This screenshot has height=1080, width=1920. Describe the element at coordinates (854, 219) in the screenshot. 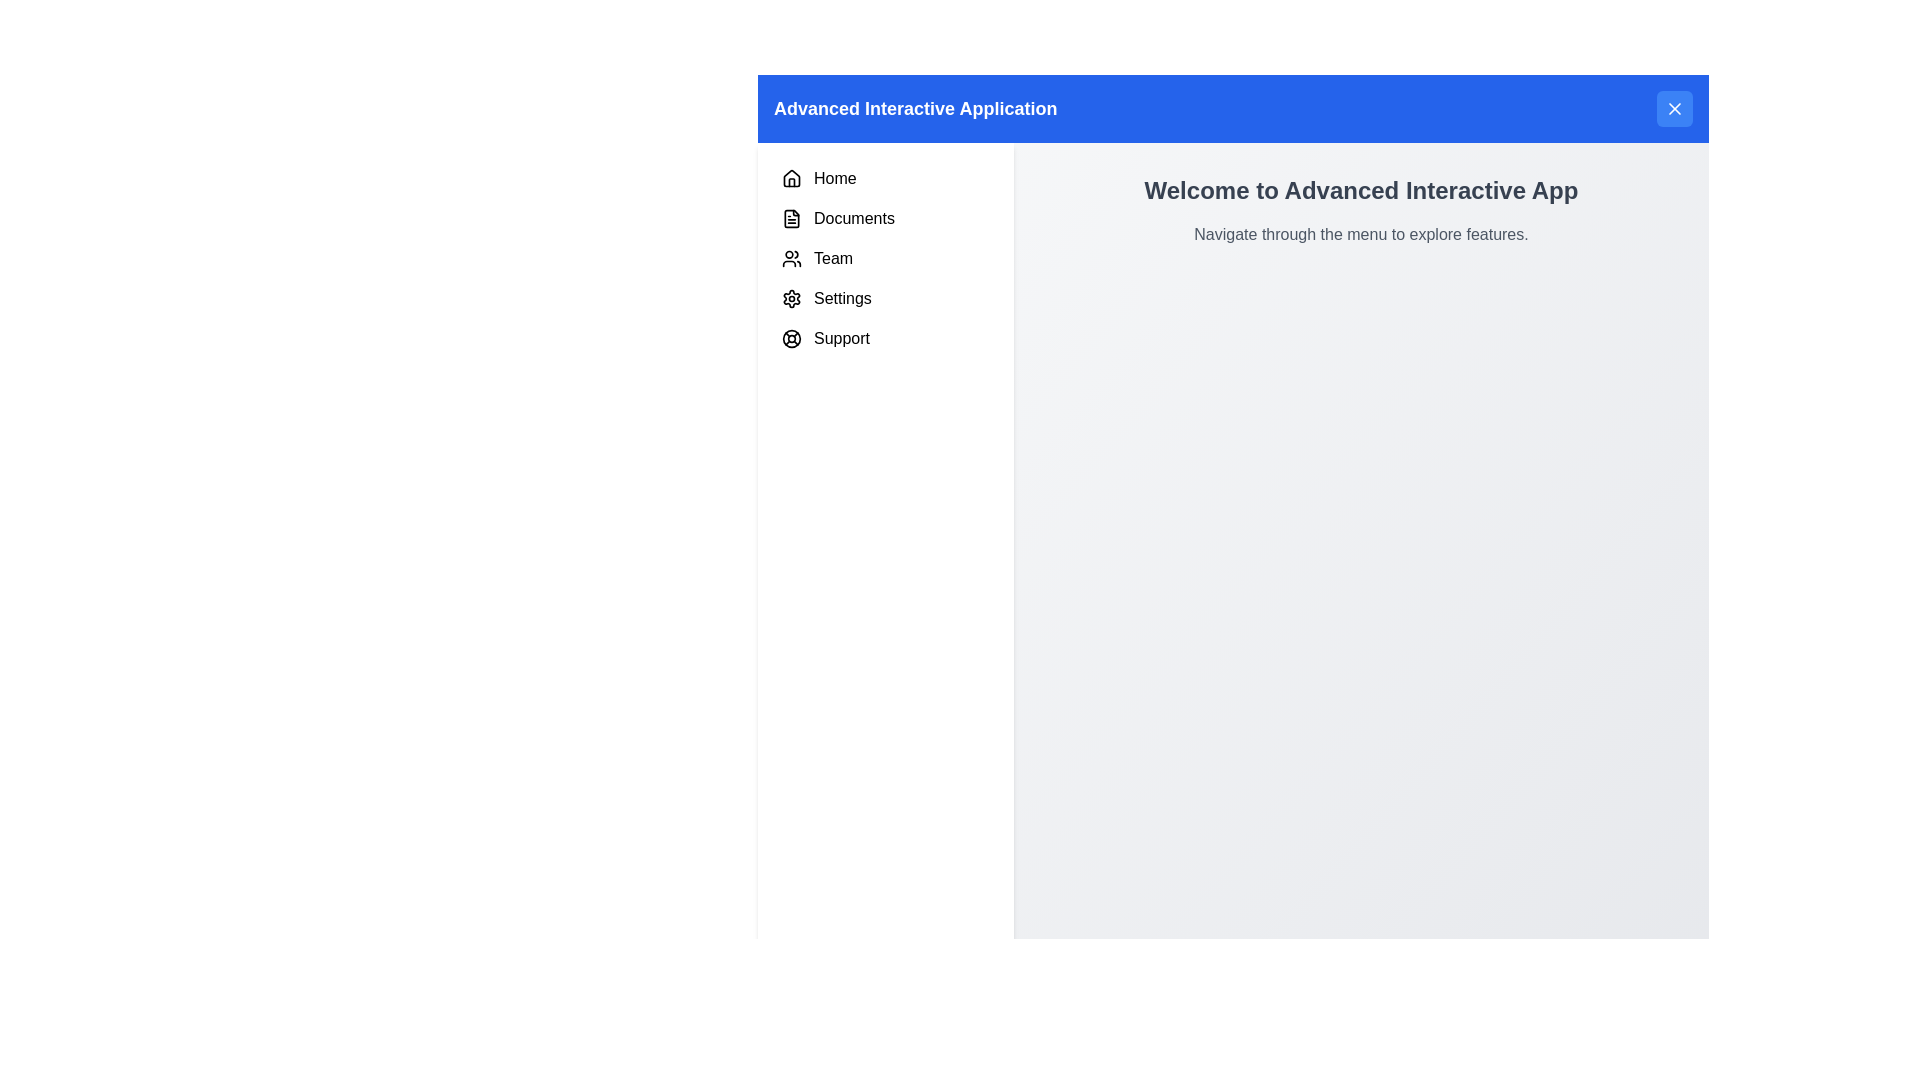

I see `the 'Documents' navigation link in the vertical menu` at that location.